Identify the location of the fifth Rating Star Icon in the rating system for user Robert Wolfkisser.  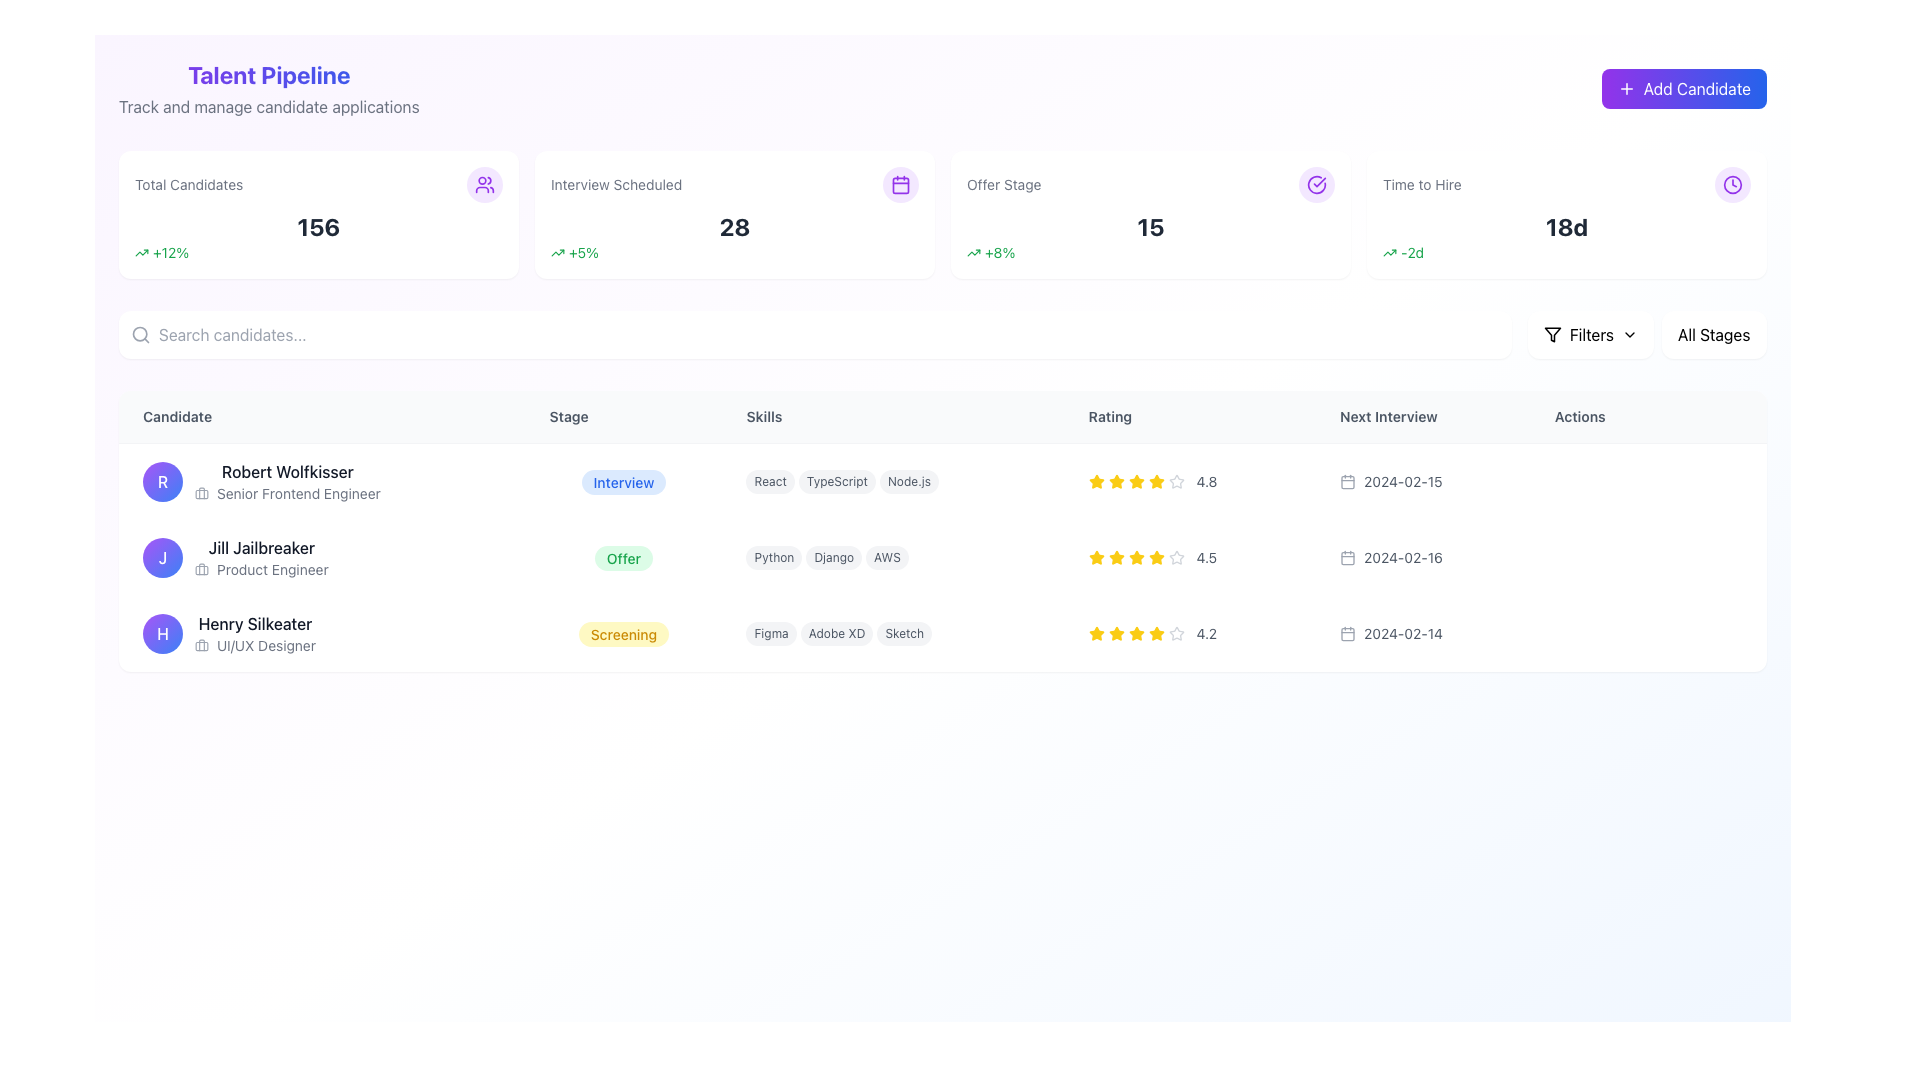
(1136, 482).